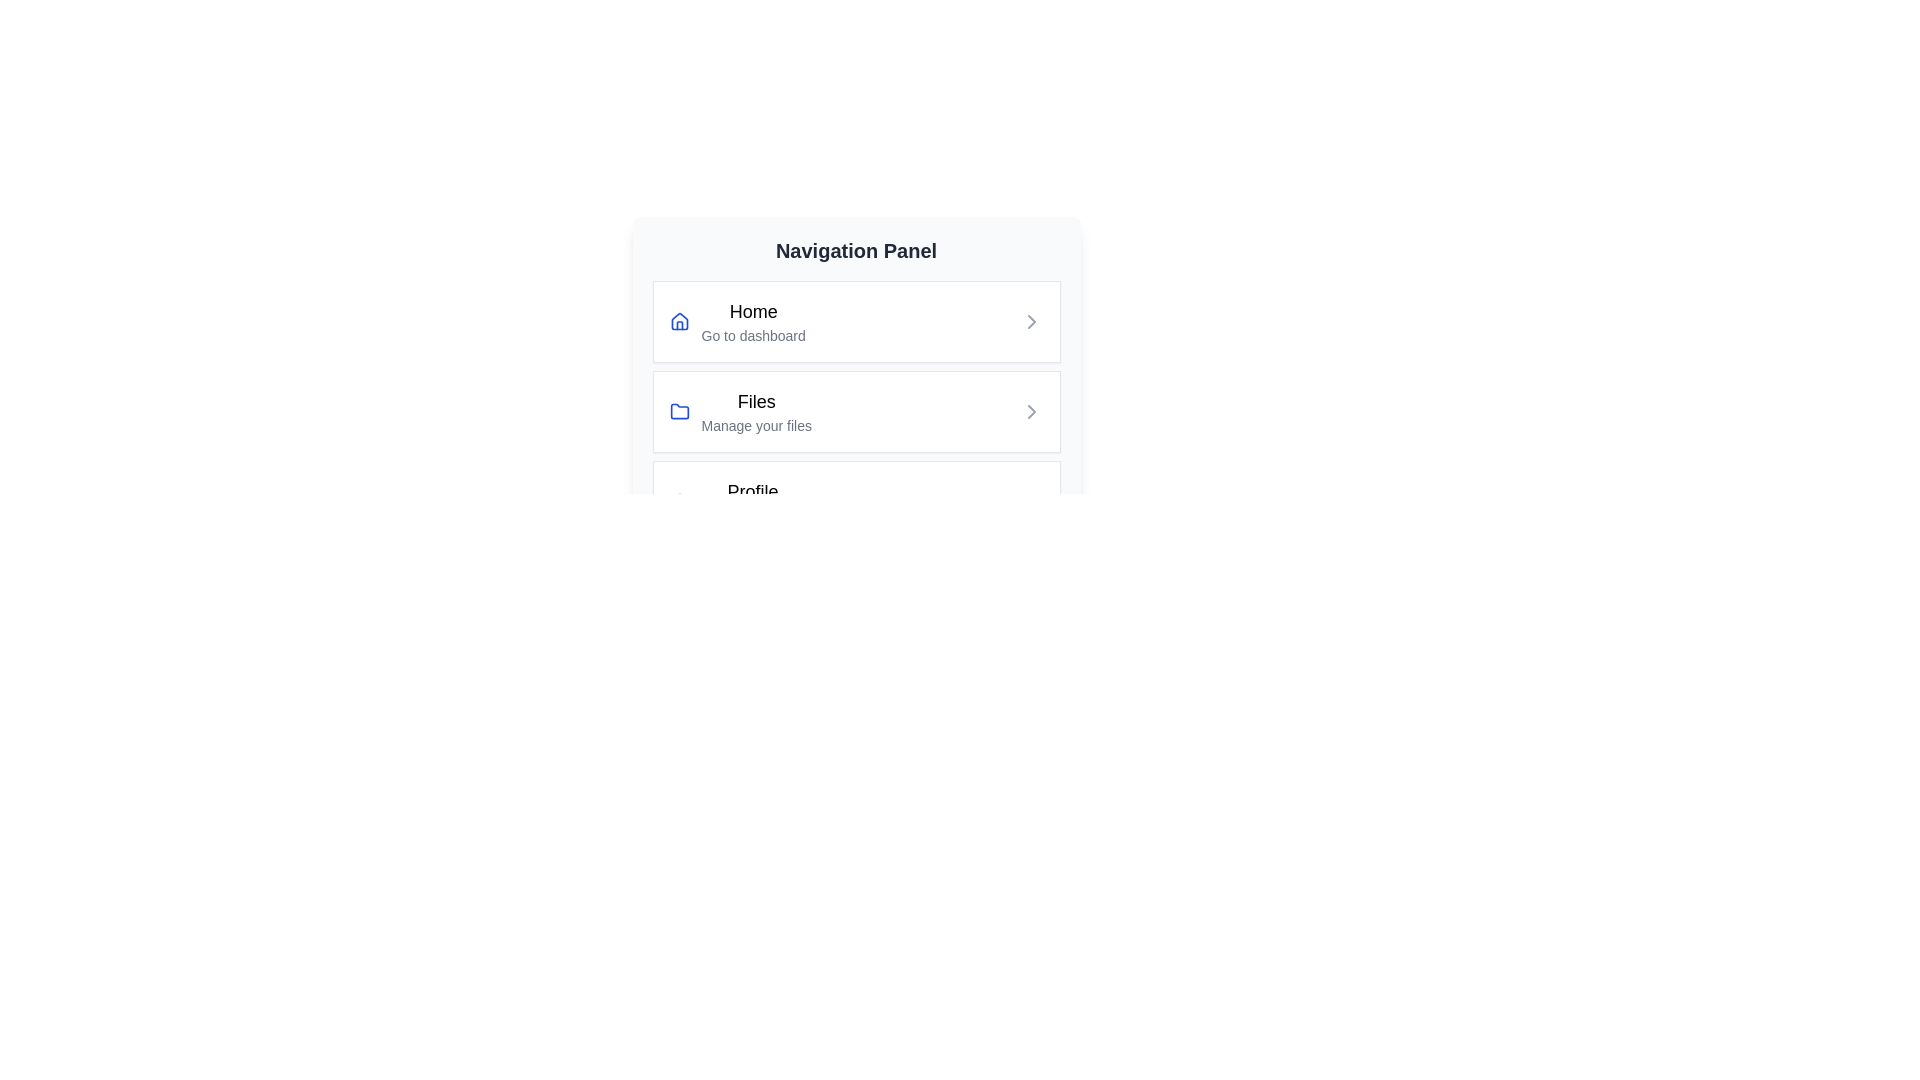 Image resolution: width=1920 pixels, height=1080 pixels. Describe the element at coordinates (856, 320) in the screenshot. I see `the first navigational link in the vertical list` at that location.